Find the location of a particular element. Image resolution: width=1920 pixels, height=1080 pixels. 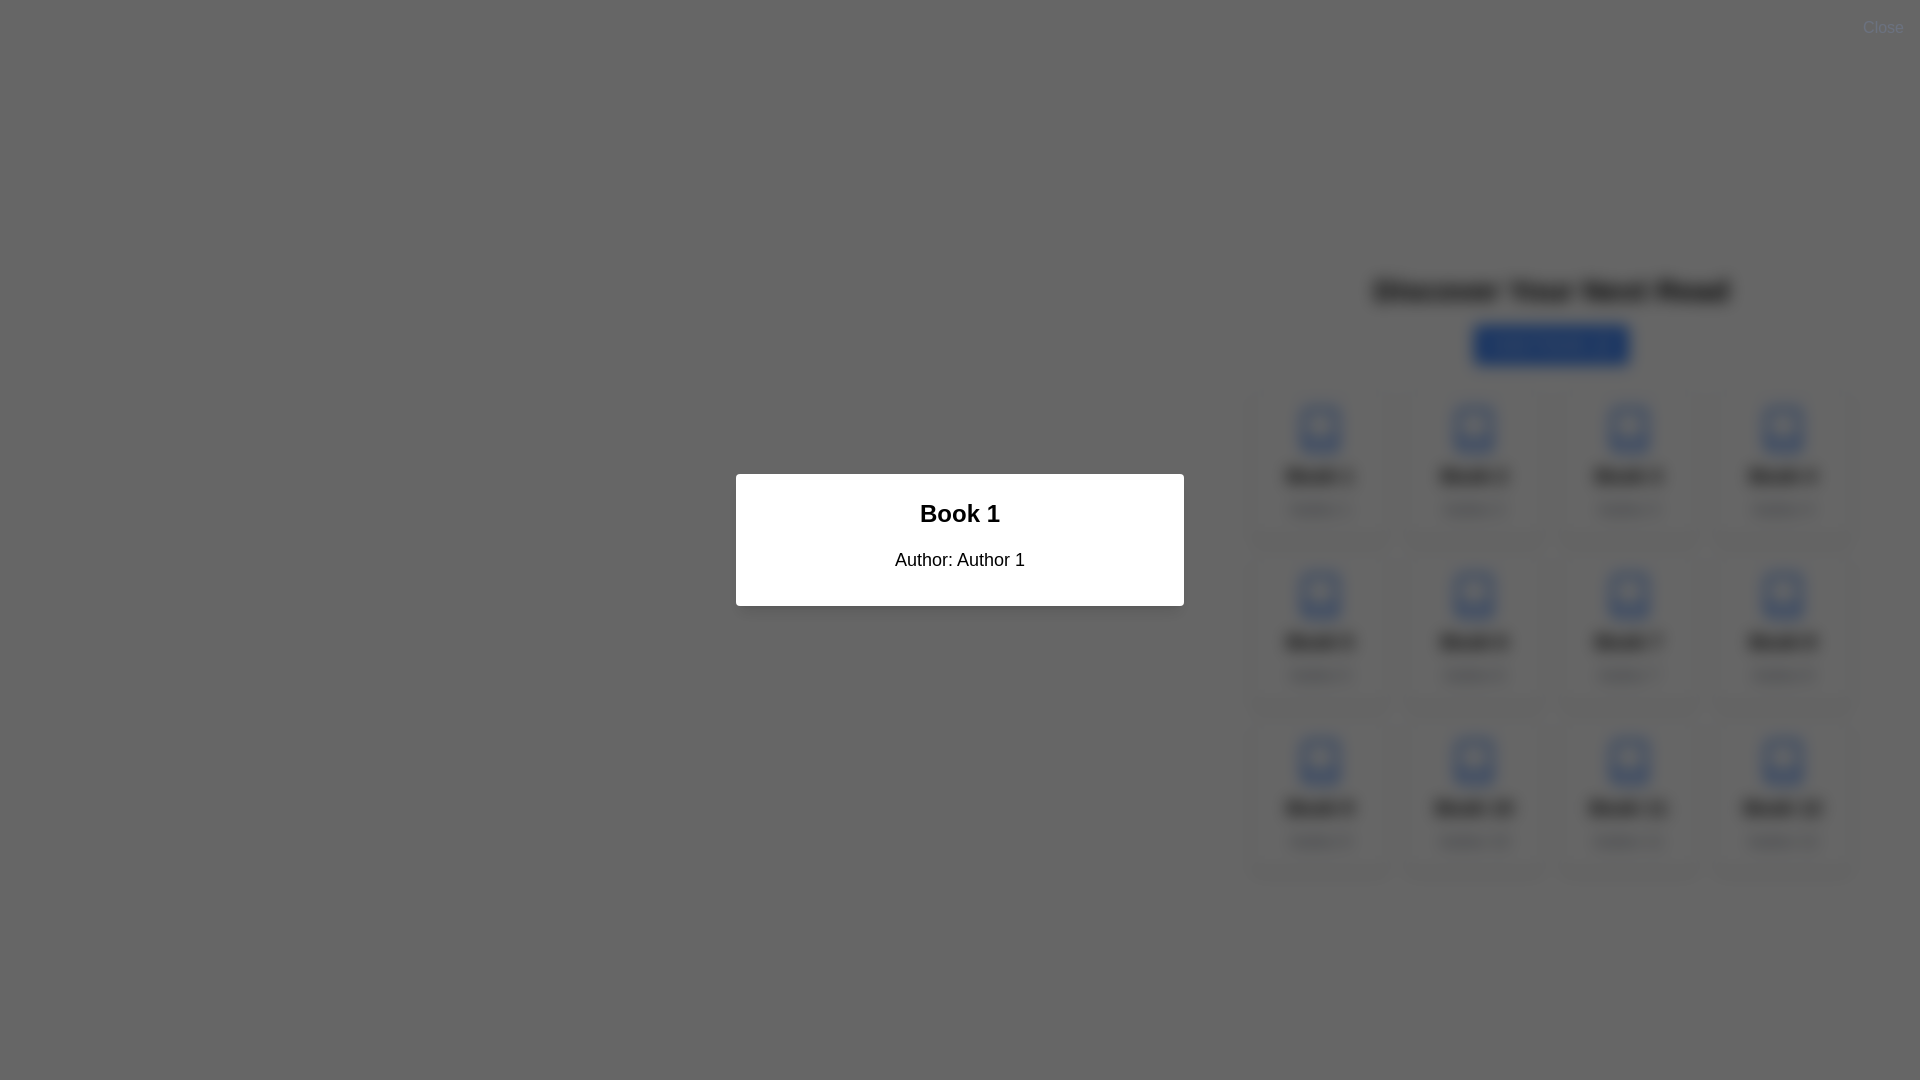

the book card that displays the title and author information, located in the first row and second column of the grid is located at coordinates (1474, 463).